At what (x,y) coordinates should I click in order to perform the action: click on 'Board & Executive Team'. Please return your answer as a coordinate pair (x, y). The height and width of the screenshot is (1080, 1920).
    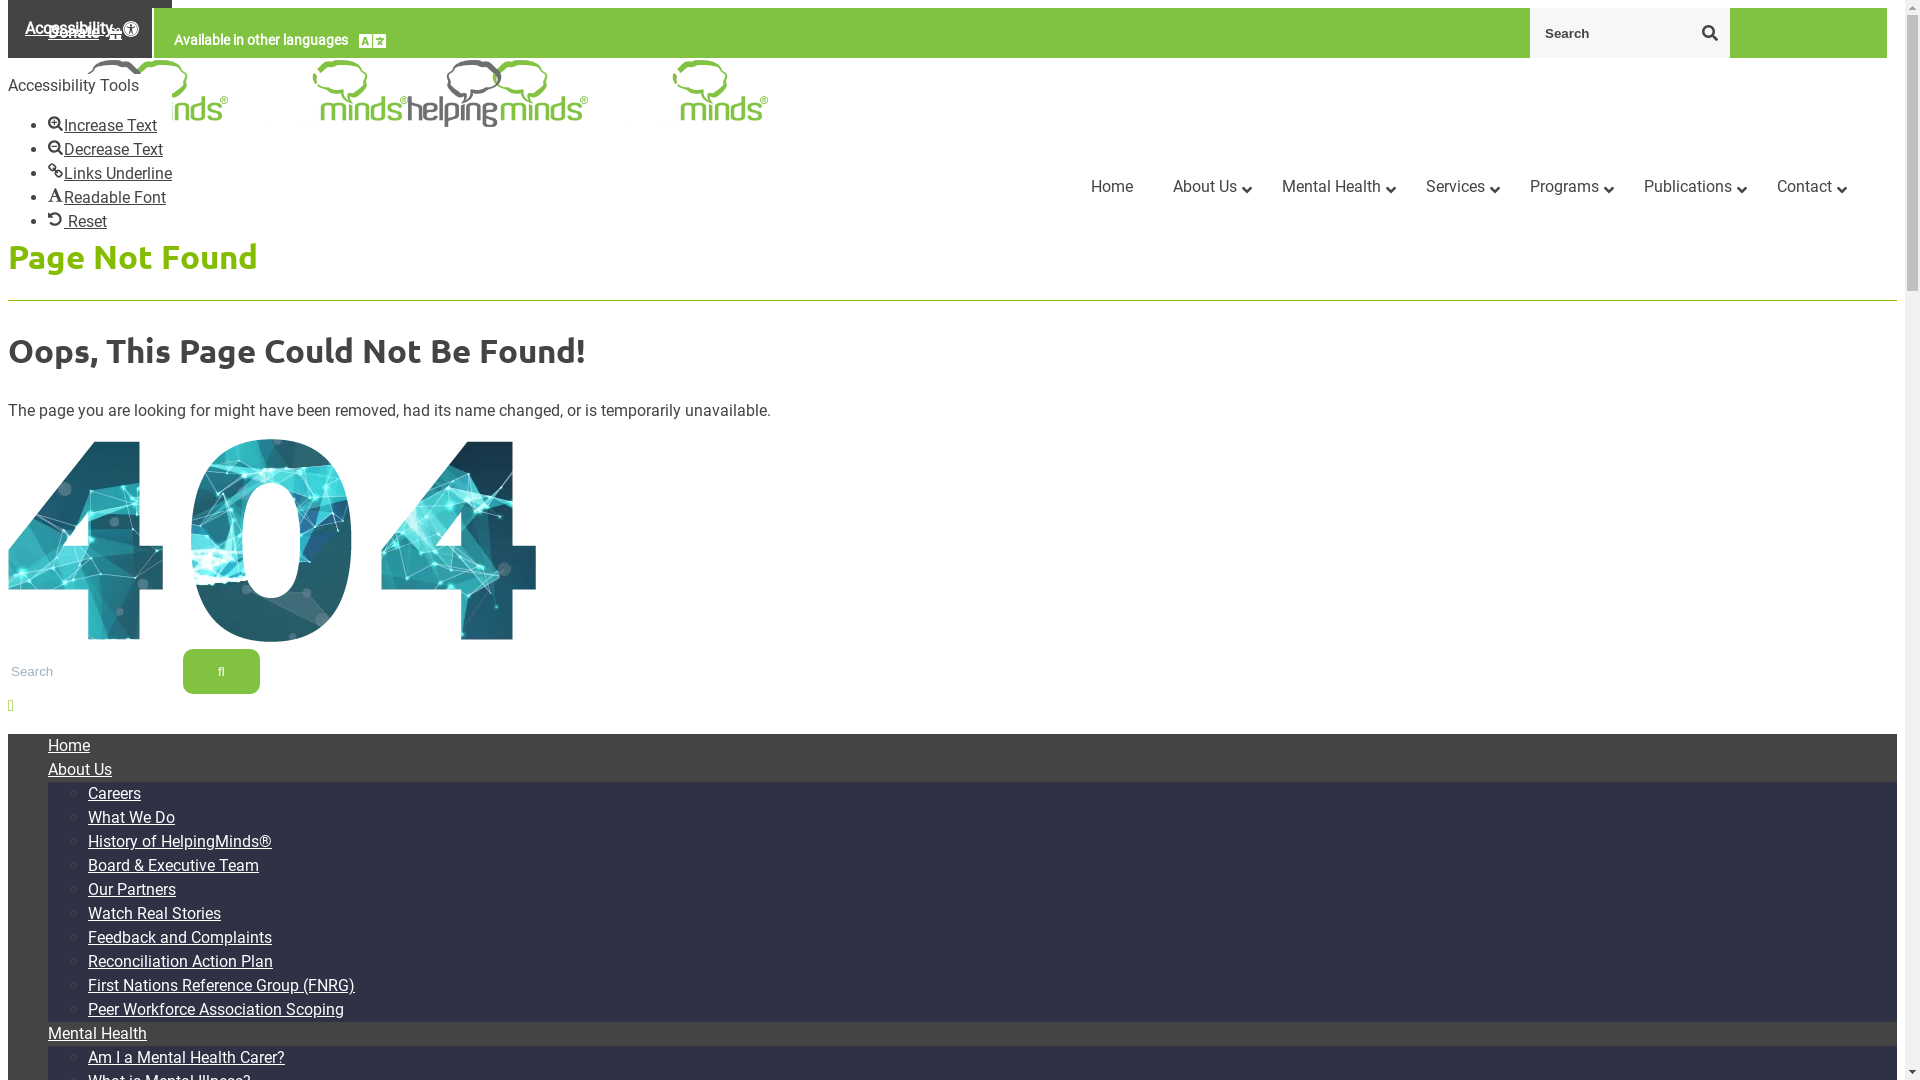
    Looking at the image, I should click on (173, 864).